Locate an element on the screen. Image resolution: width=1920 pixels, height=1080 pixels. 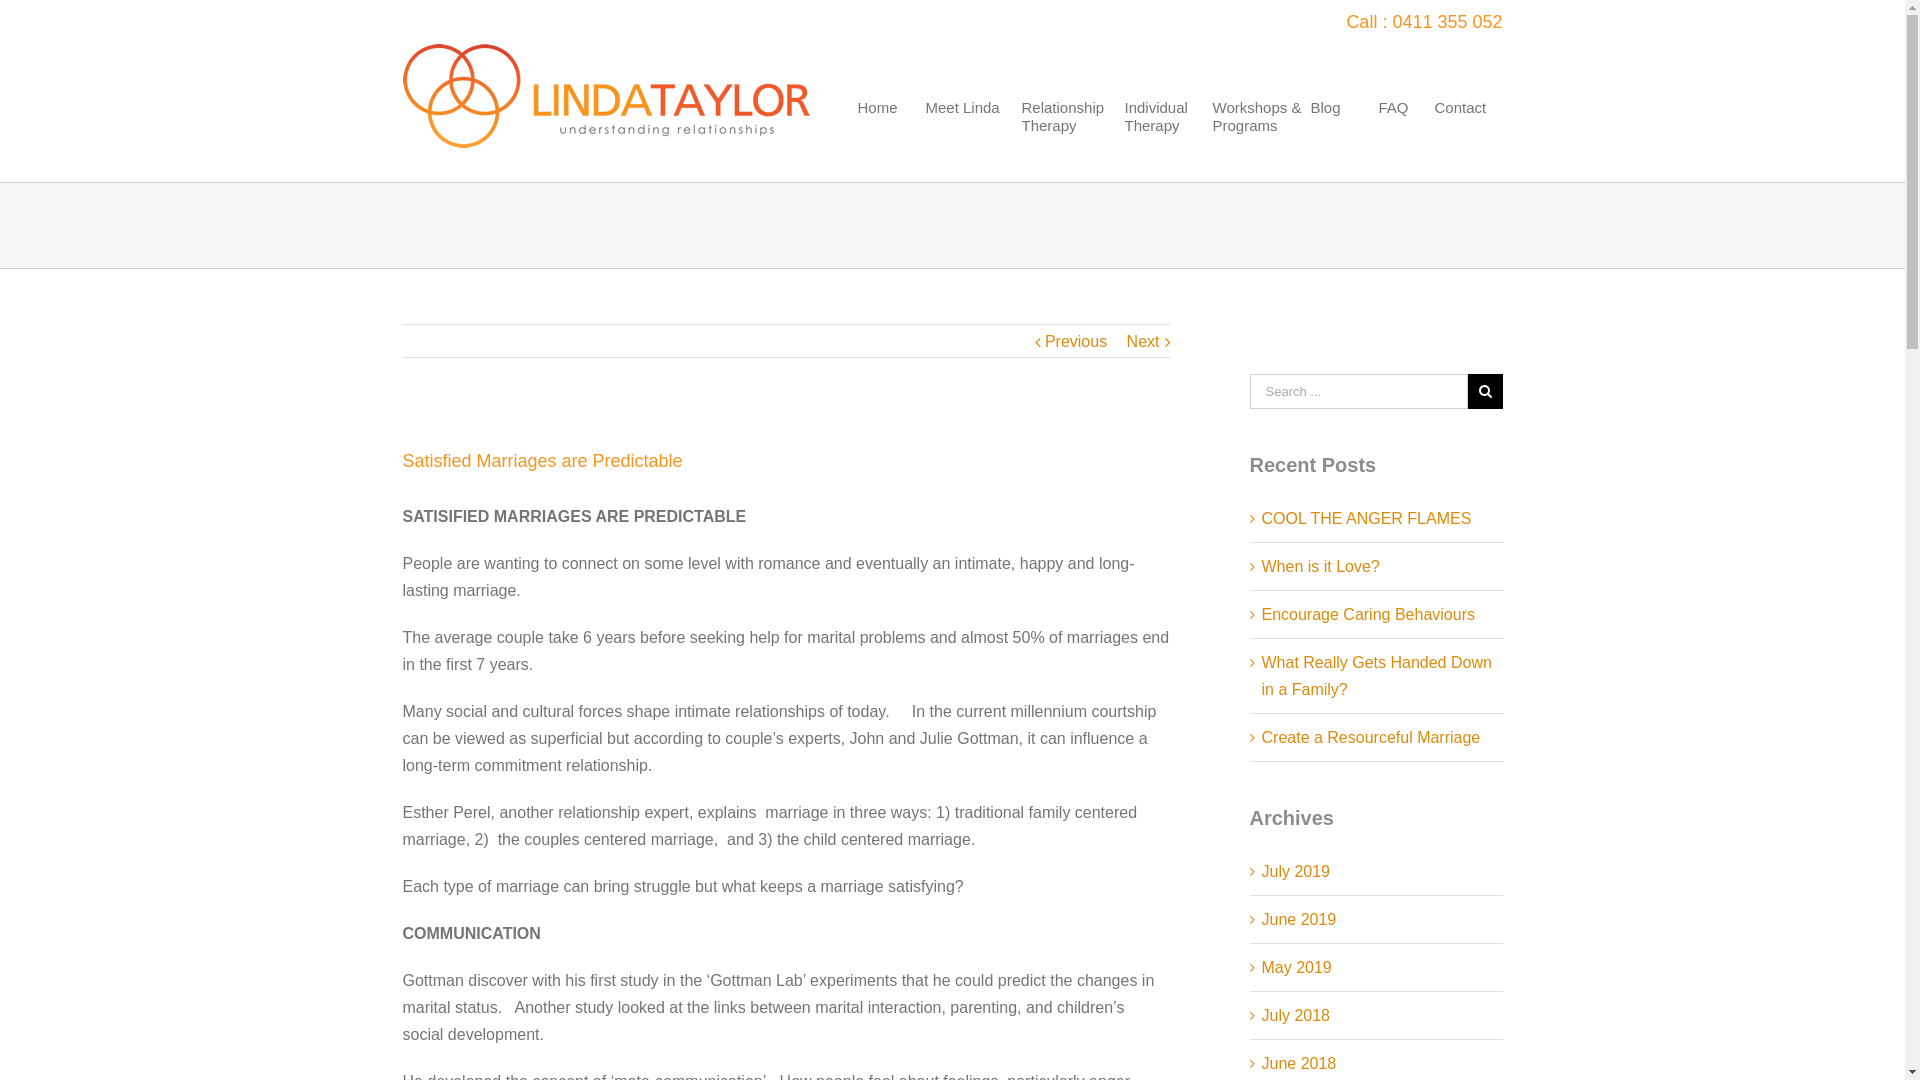
'June 2018' is located at coordinates (1299, 1062).